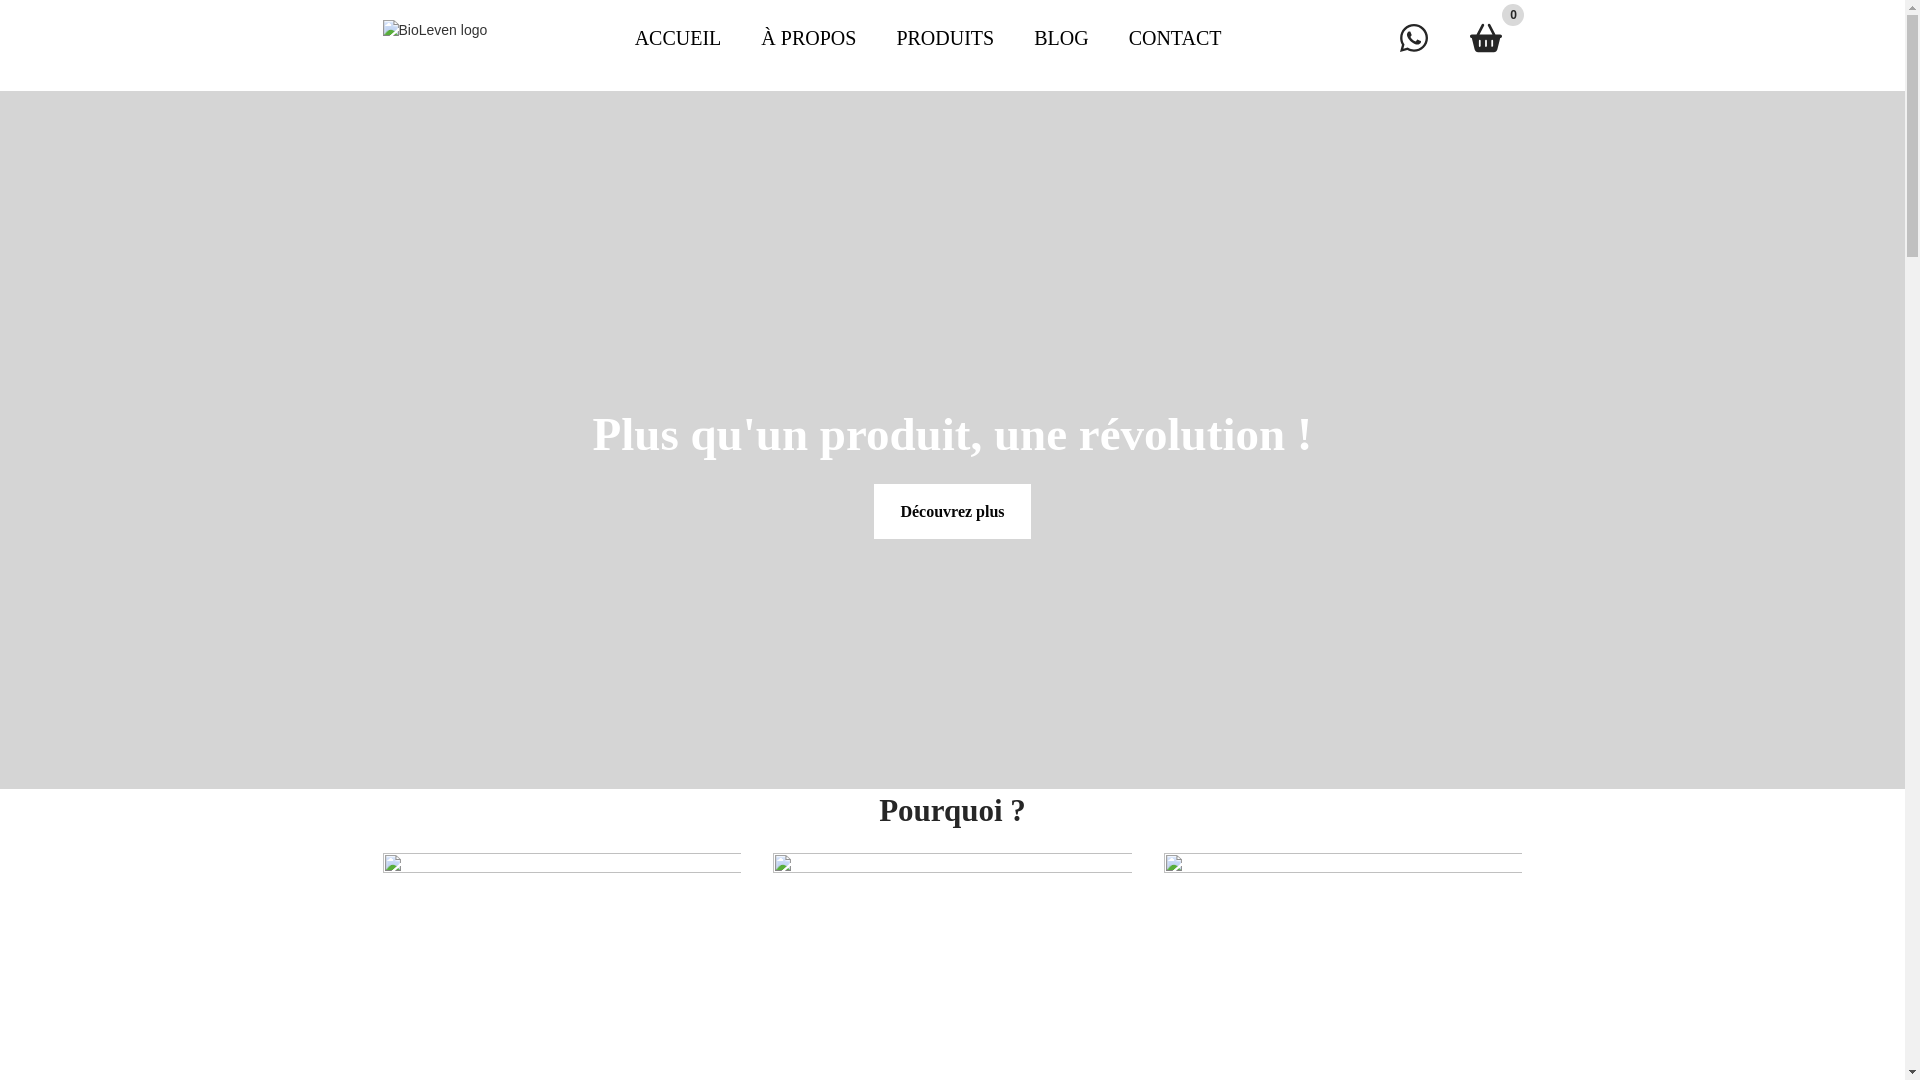  Describe the element at coordinates (678, 38) in the screenshot. I see `'ACCUEIL'` at that location.